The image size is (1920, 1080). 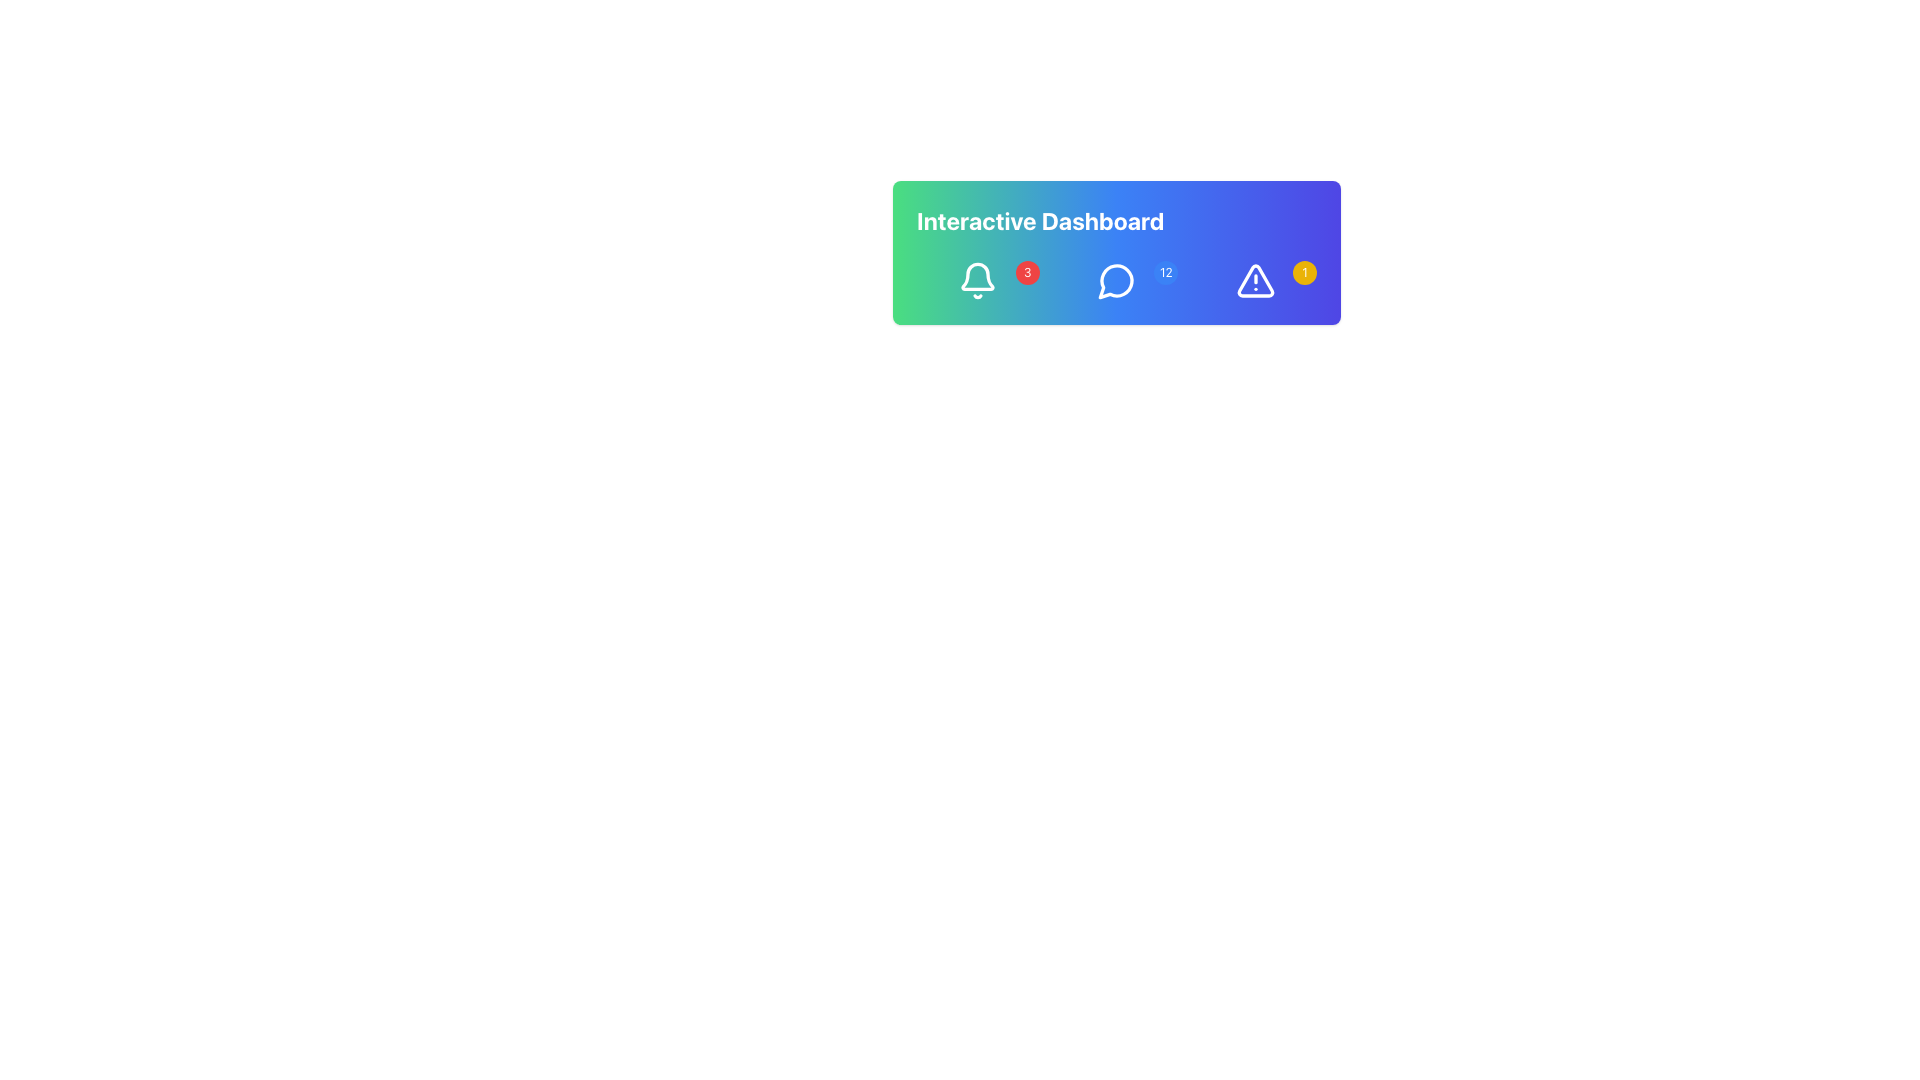 What do you see at coordinates (1116, 281) in the screenshot?
I see `the second icon from the left in the header section of the interactive dashboard` at bounding box center [1116, 281].